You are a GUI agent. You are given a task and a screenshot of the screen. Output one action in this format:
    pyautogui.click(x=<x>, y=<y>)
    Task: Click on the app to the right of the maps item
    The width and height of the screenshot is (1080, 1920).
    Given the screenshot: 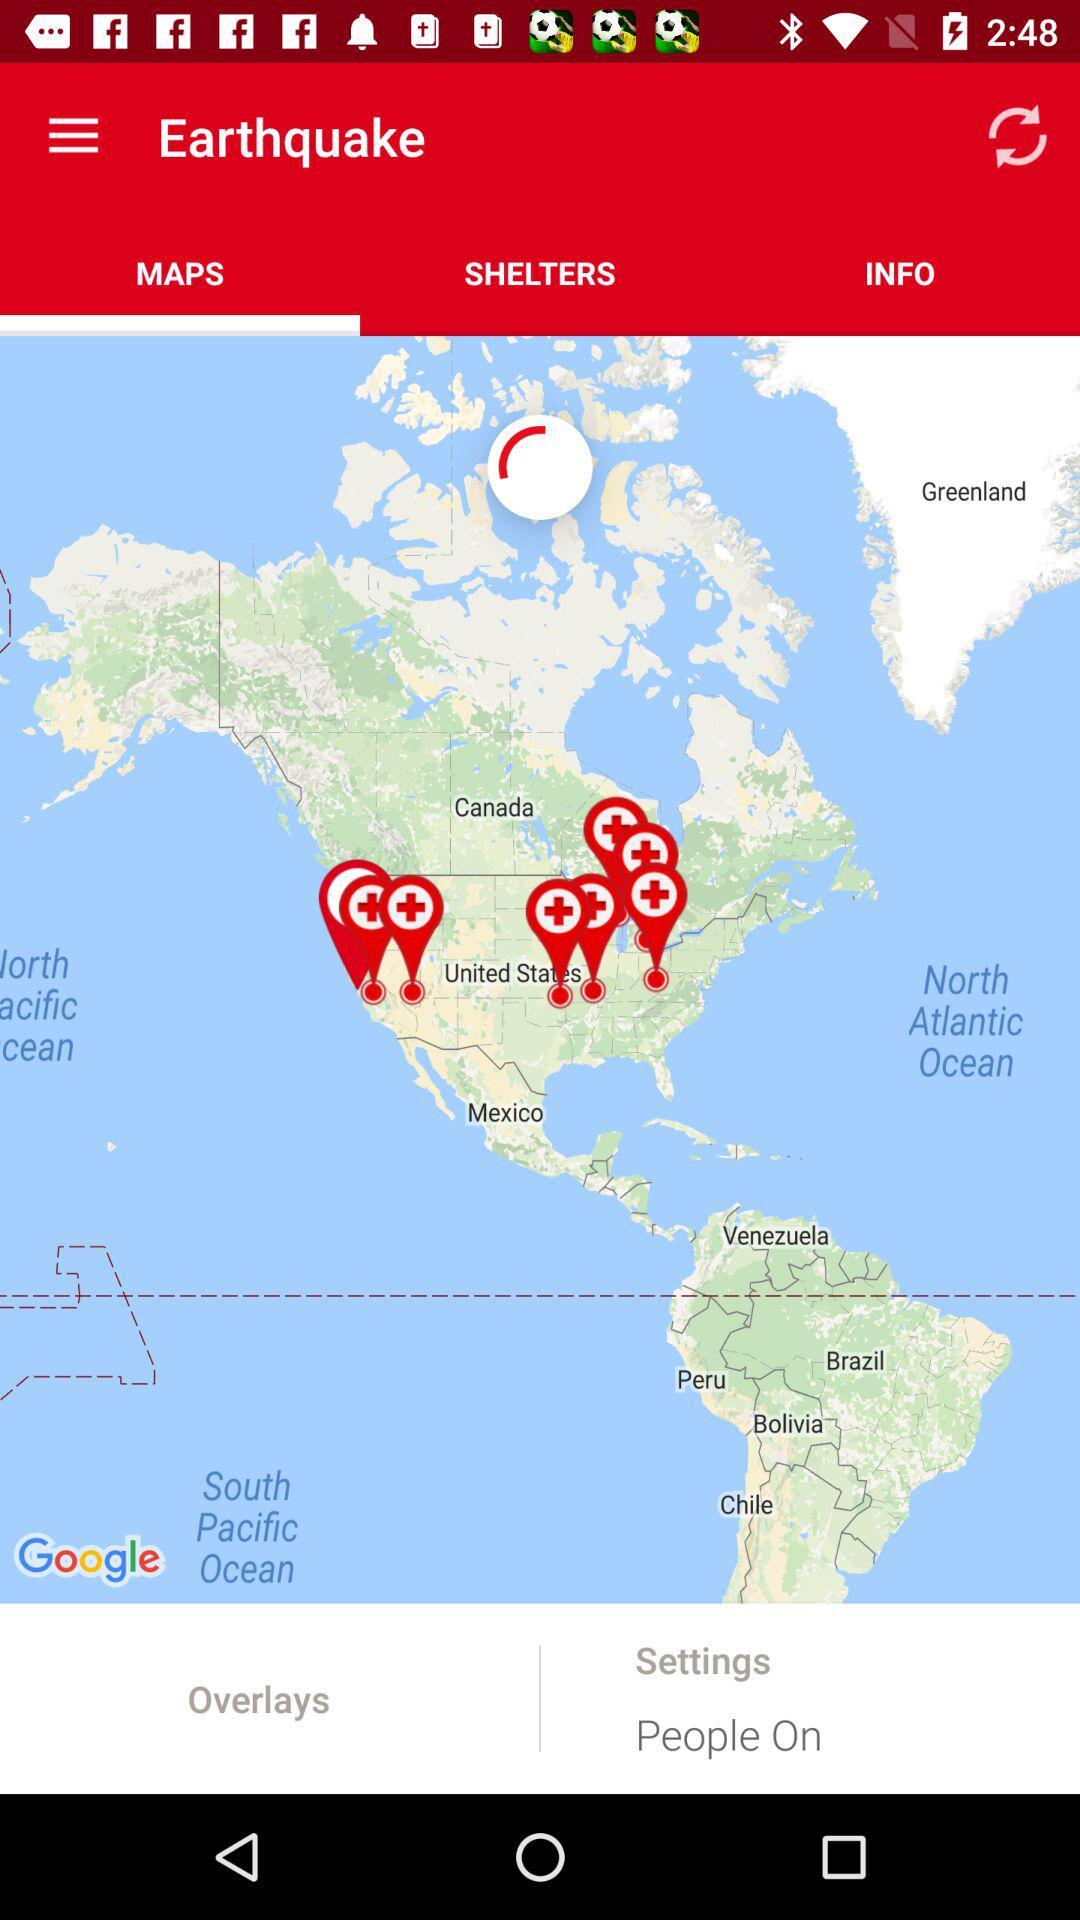 What is the action you would take?
    pyautogui.click(x=540, y=272)
    